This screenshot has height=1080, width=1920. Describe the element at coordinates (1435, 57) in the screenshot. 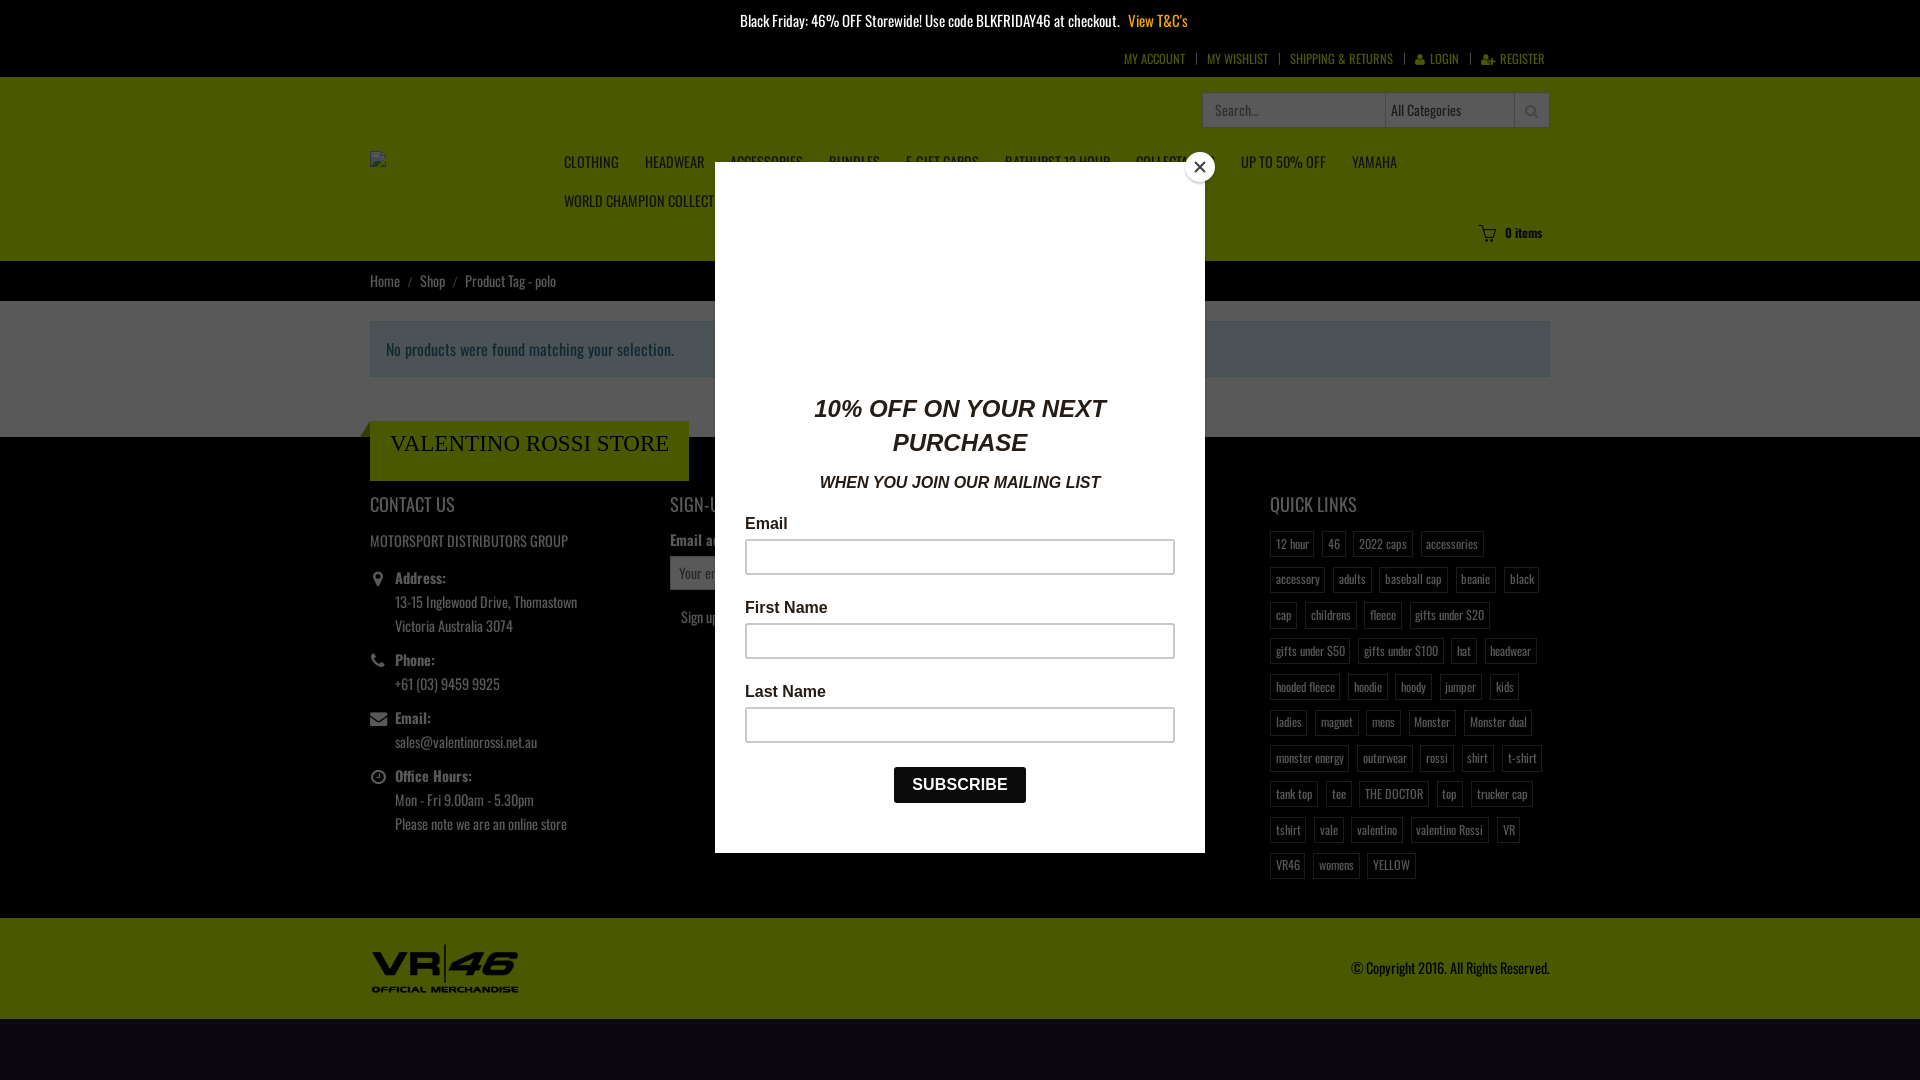

I see `'LOGIN'` at that location.